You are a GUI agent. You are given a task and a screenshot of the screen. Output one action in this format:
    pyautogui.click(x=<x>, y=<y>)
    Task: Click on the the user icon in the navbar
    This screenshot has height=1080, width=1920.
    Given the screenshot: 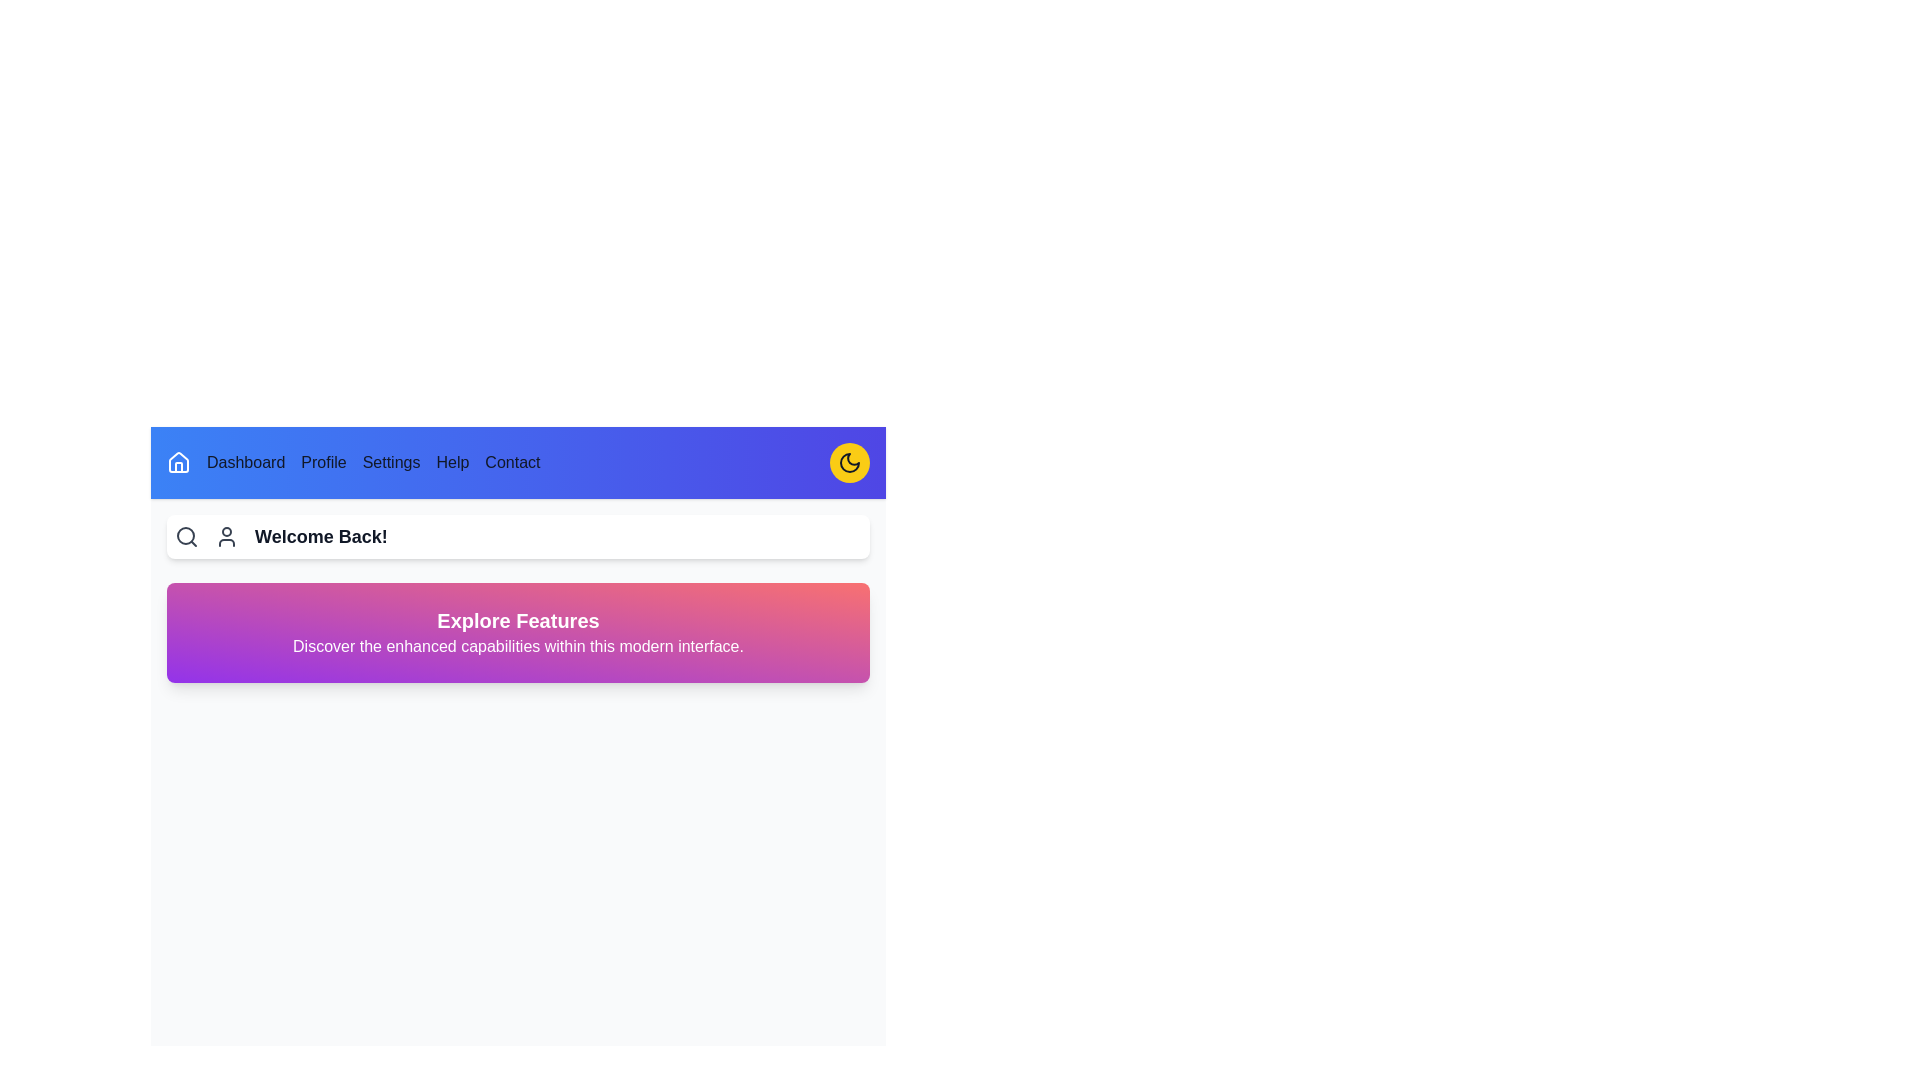 What is the action you would take?
    pyautogui.click(x=226, y=535)
    